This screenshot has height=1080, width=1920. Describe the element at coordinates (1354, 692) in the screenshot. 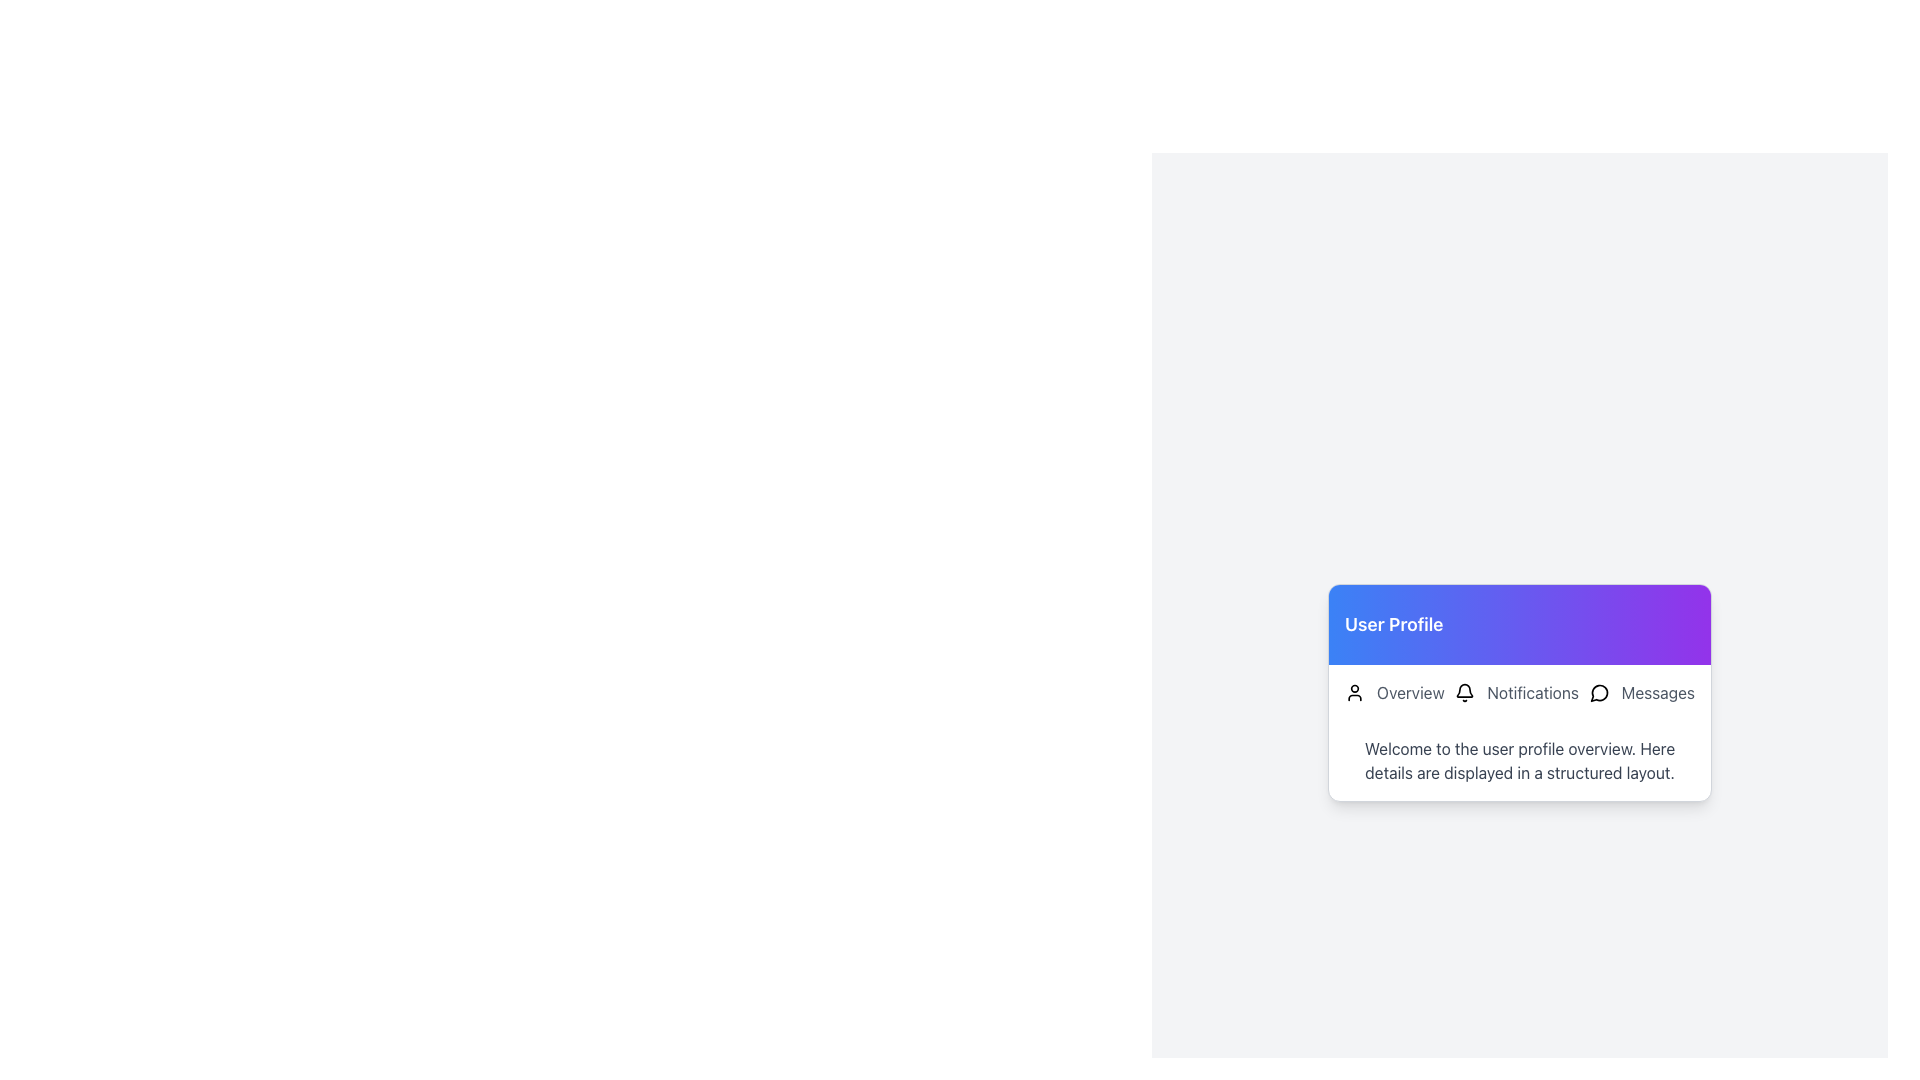

I see `the user profile icon located to the left of the 'Overview' text in the navigation section of the user profile card` at that location.